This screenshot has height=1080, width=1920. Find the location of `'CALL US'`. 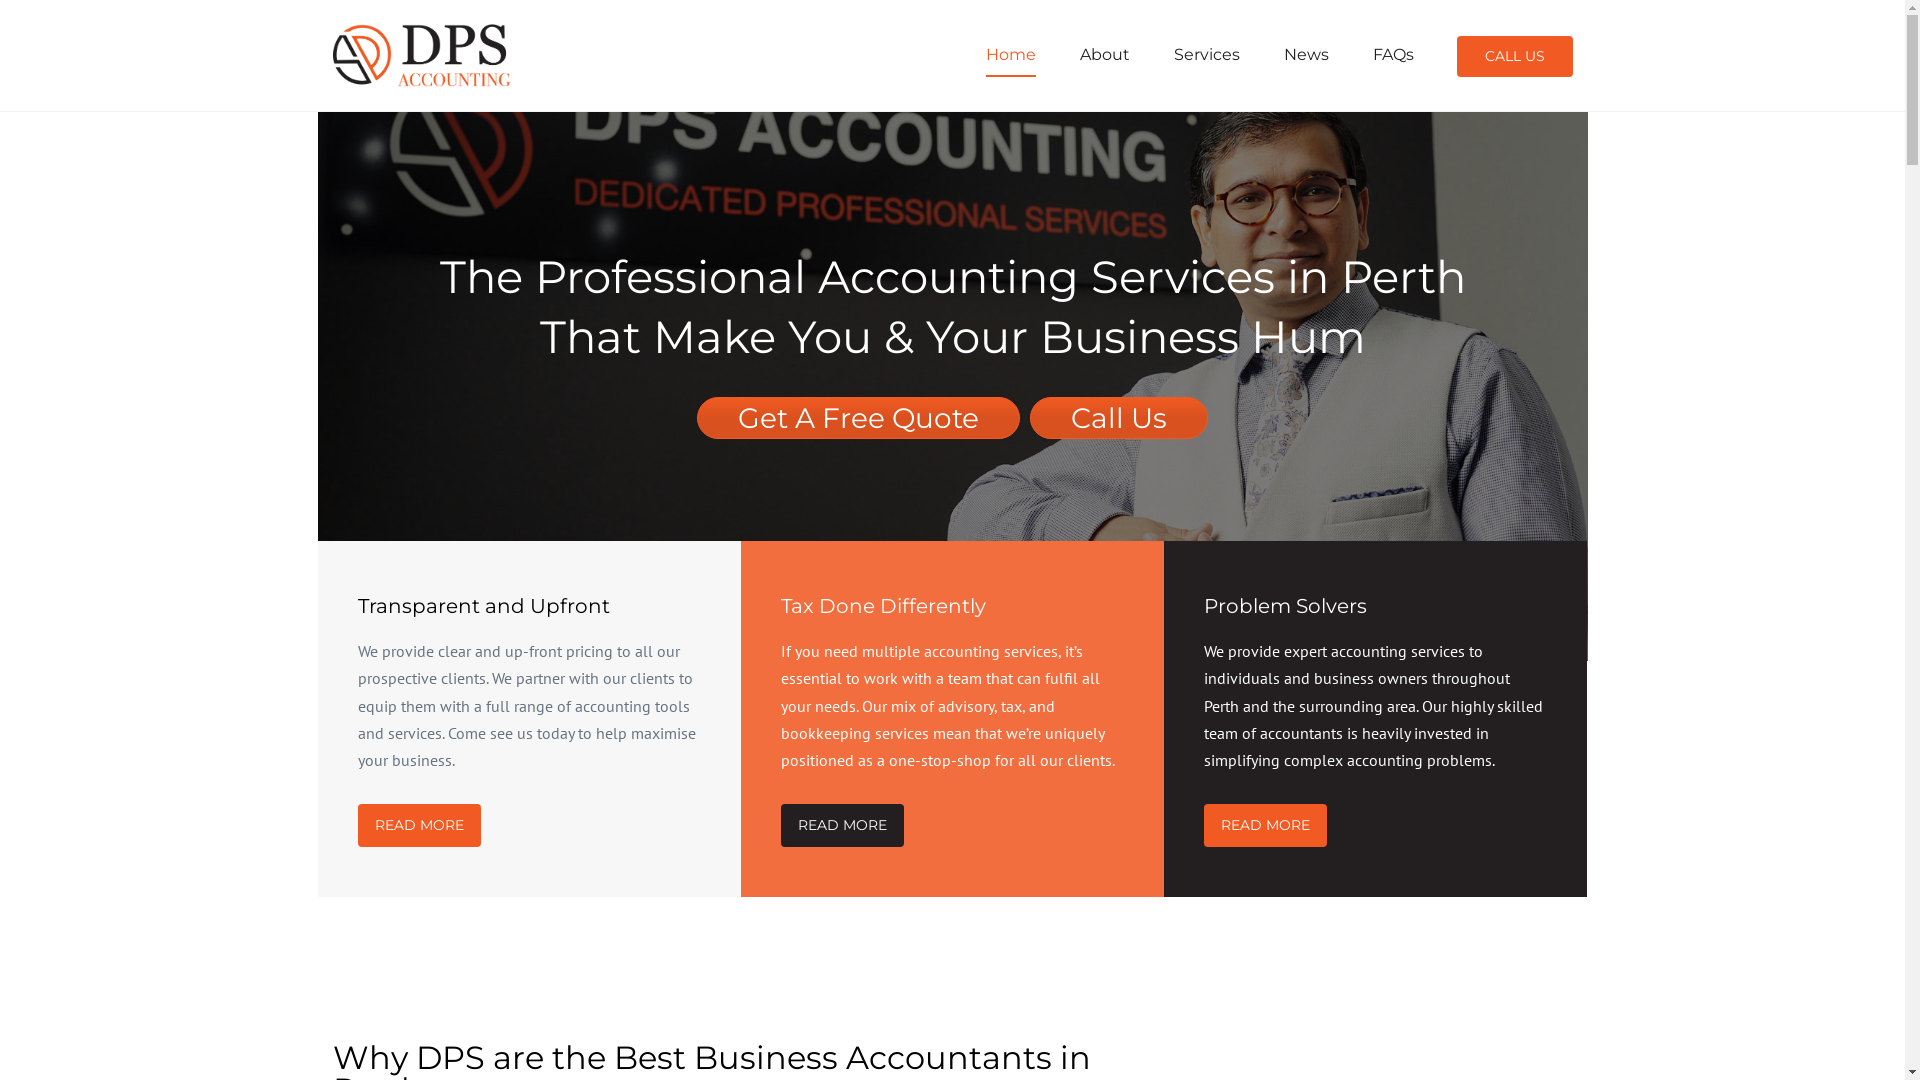

'CALL US' is located at coordinates (1513, 55).